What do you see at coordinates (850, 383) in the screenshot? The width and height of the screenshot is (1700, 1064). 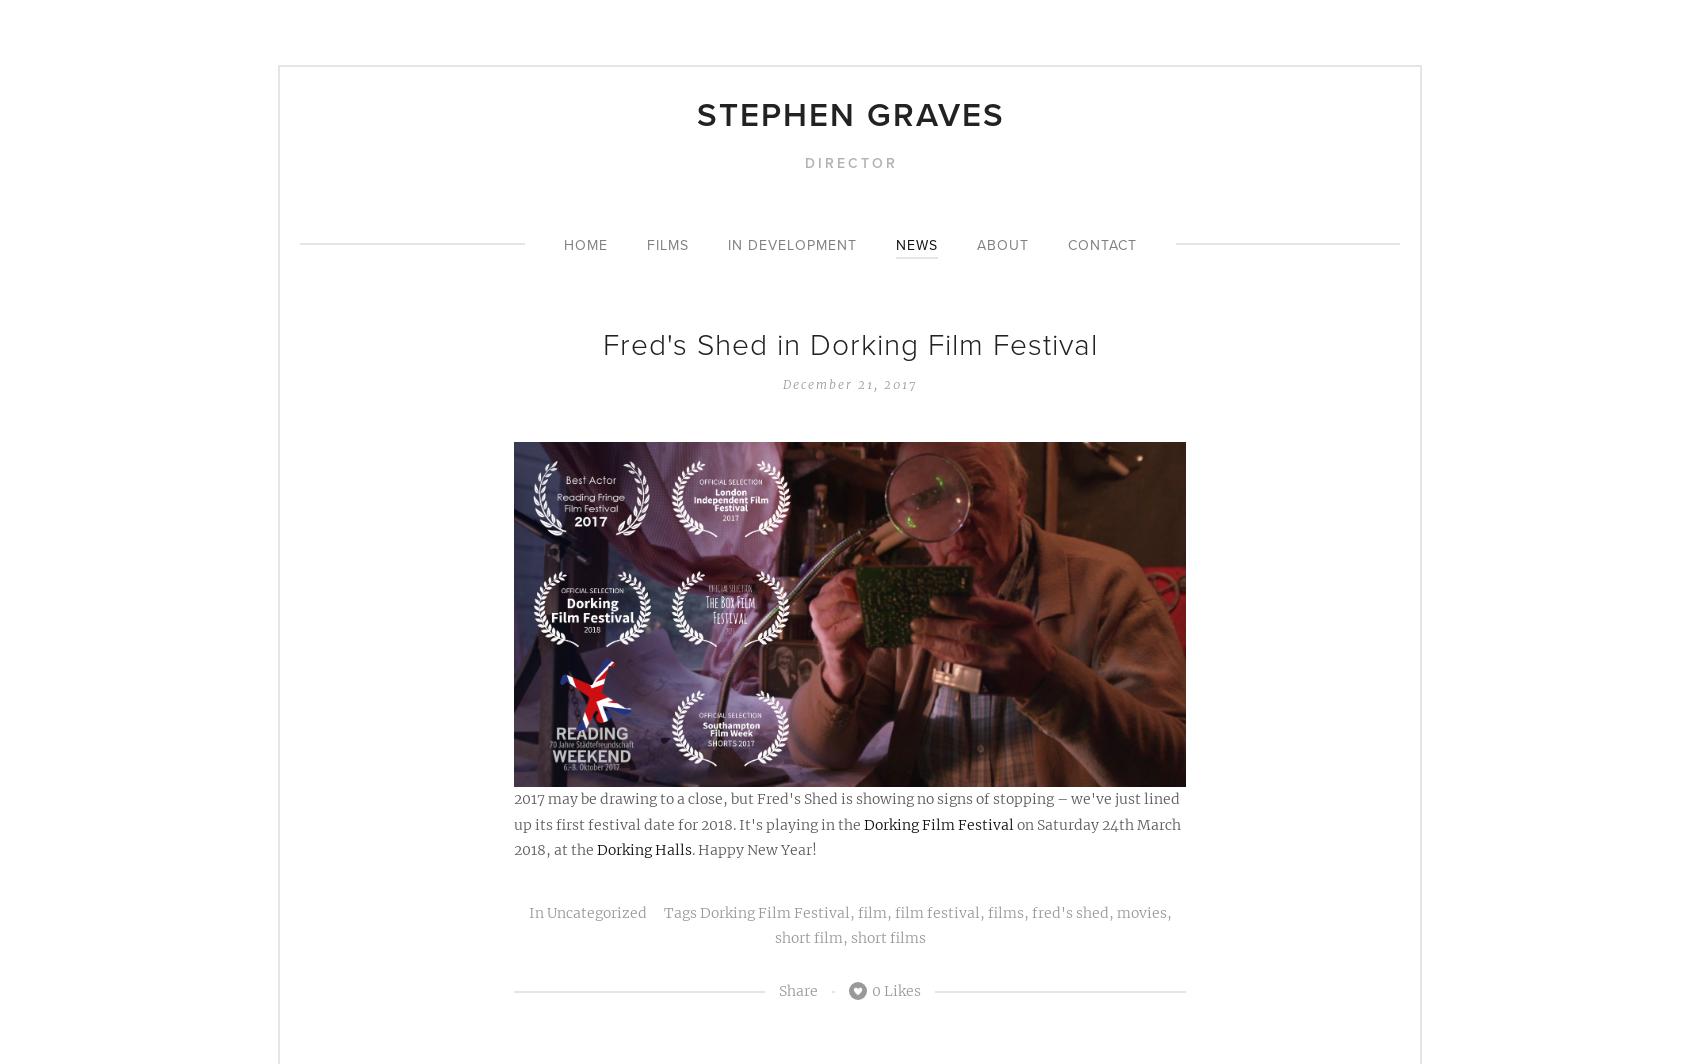 I see `'December 21, 2017'` at bounding box center [850, 383].